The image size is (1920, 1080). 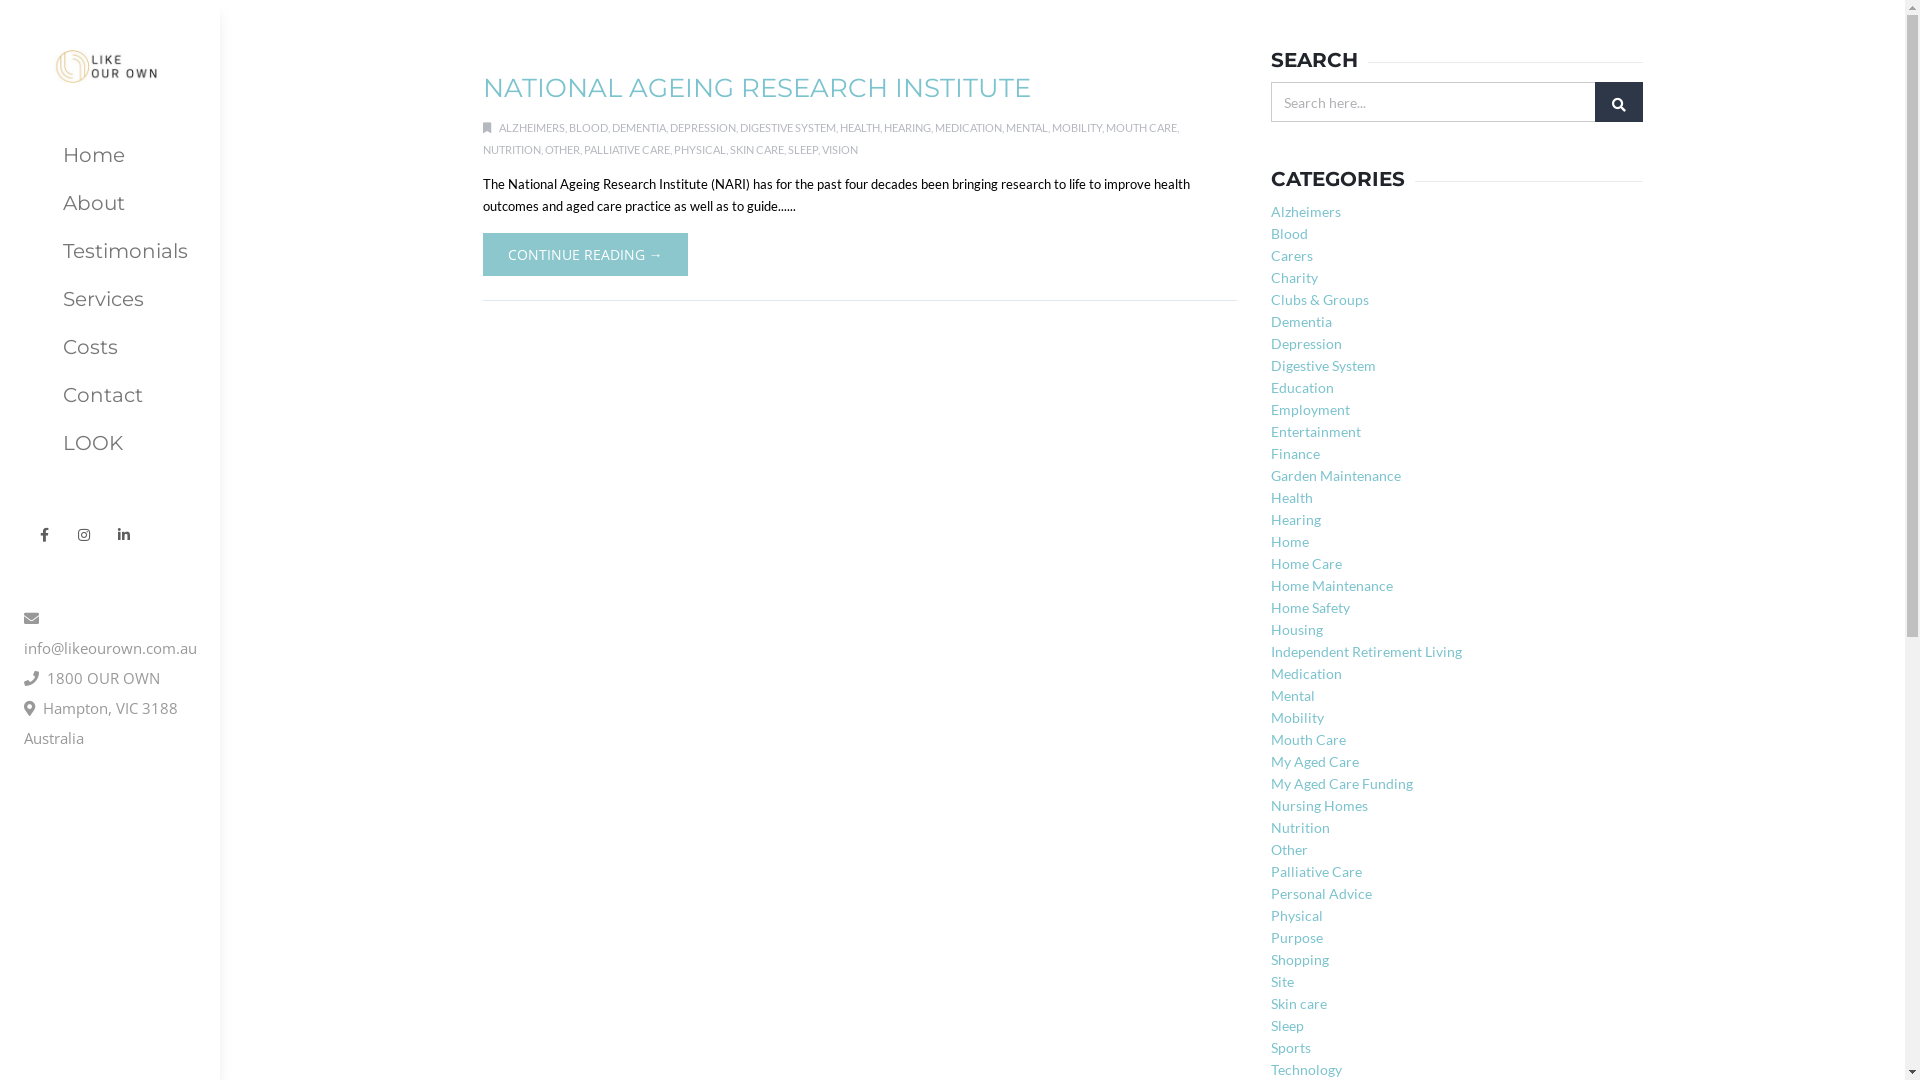 I want to click on 'Garden Maintenance', so click(x=1335, y=475).